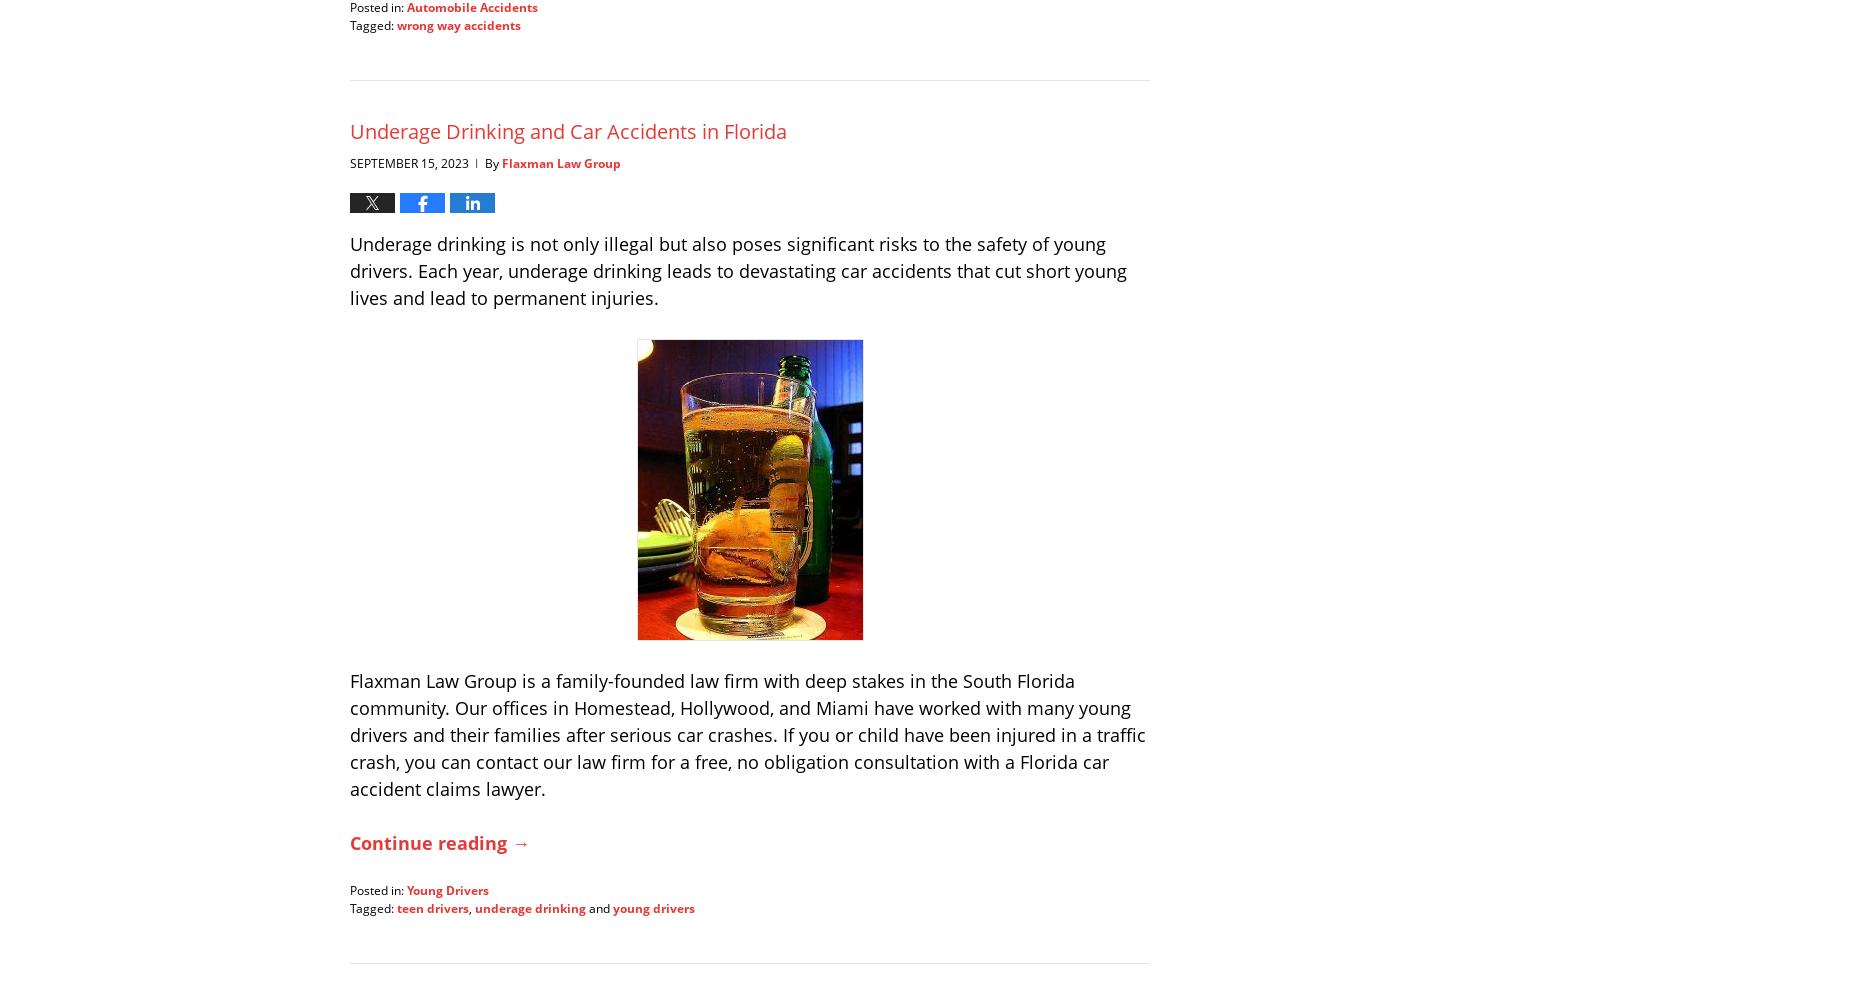  Describe the element at coordinates (471, 907) in the screenshot. I see `','` at that location.